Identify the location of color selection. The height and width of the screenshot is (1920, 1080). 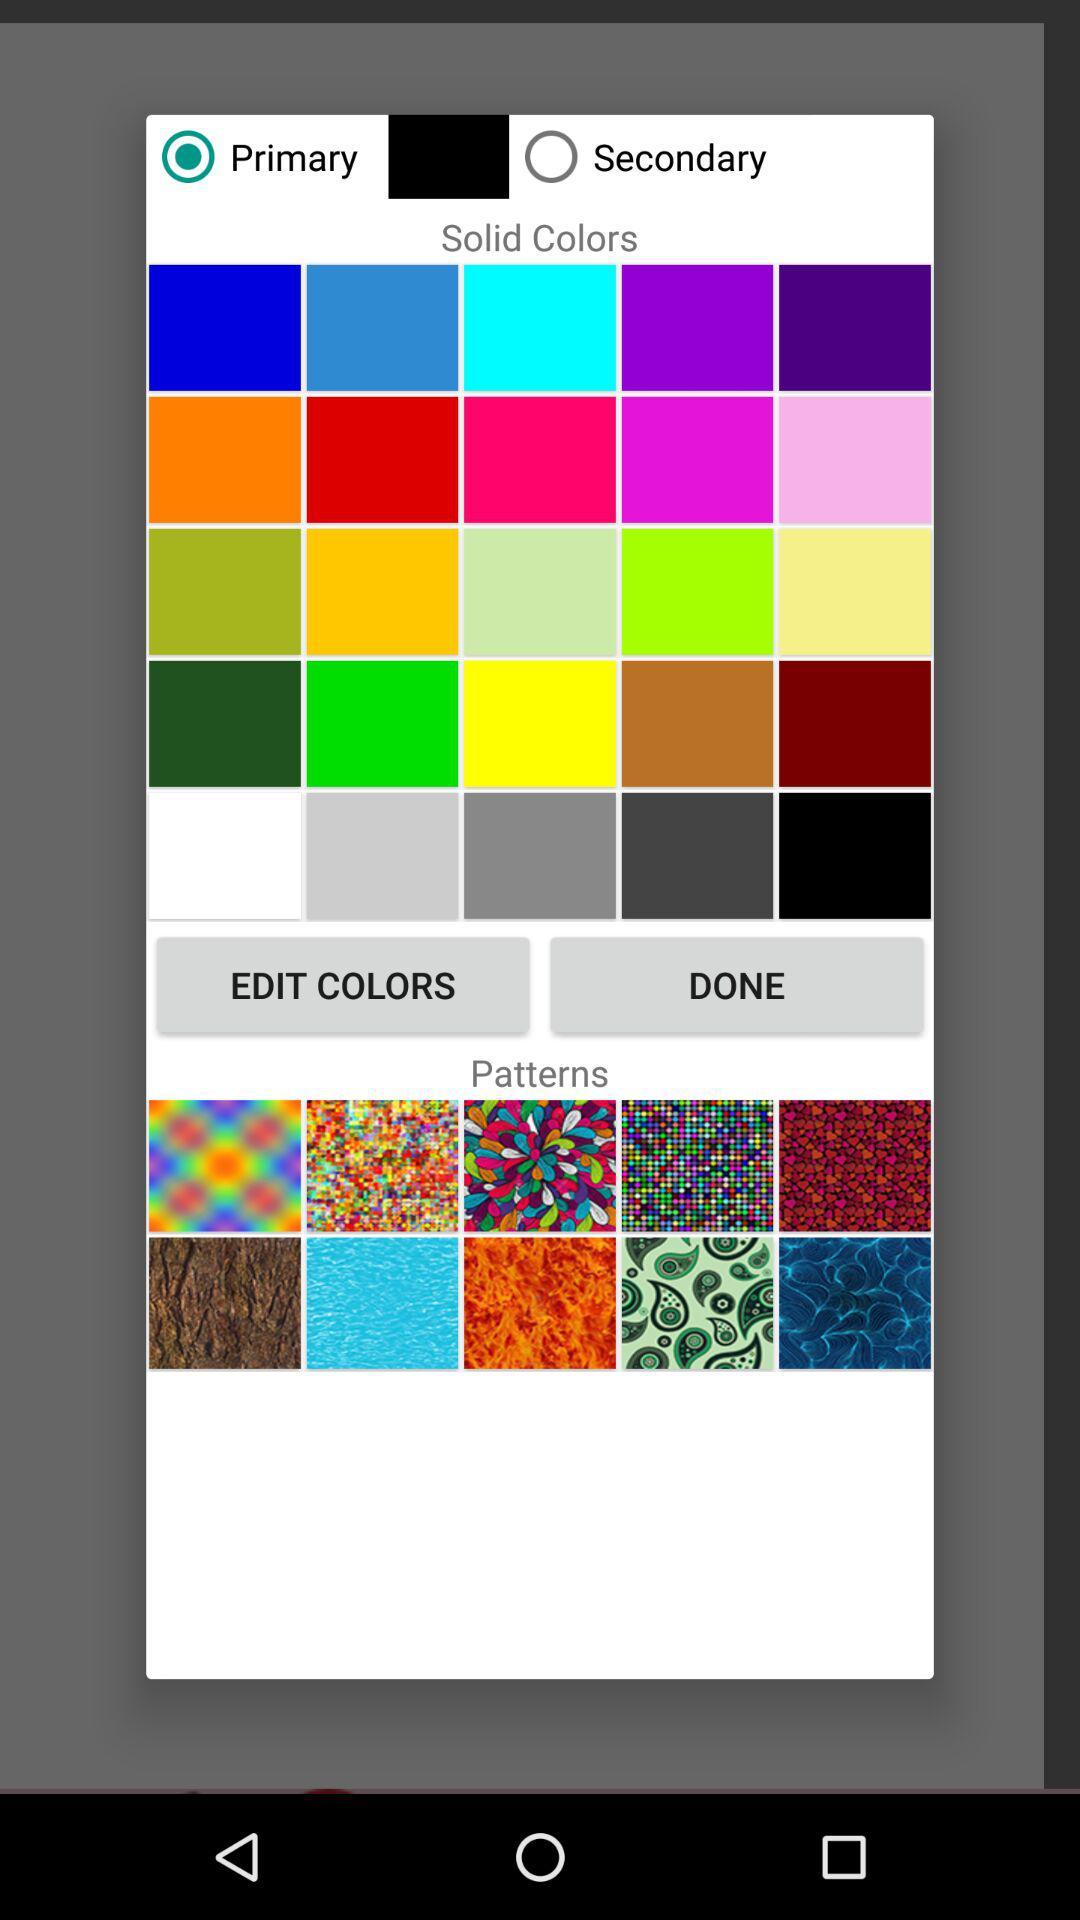
(382, 327).